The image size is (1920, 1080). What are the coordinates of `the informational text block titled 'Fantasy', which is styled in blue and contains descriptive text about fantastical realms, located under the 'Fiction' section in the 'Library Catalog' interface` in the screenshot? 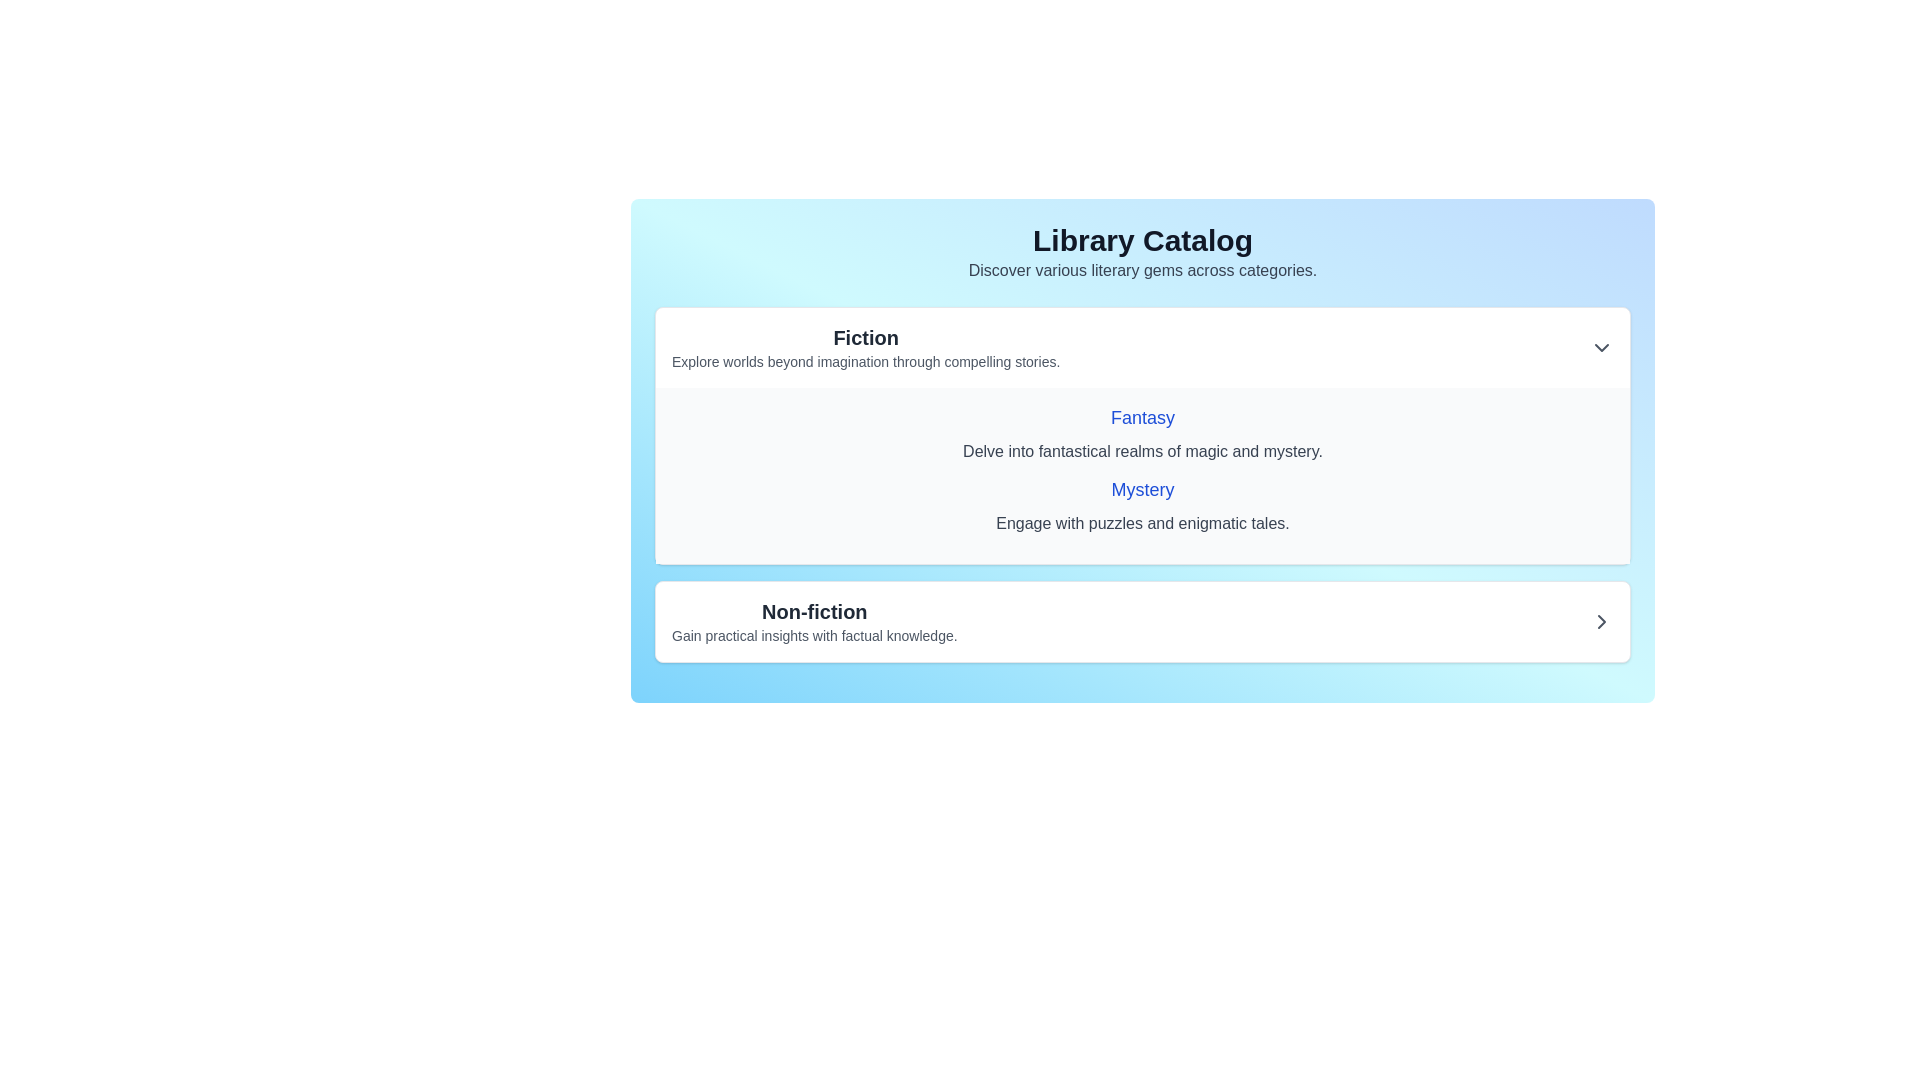 It's located at (1142, 433).